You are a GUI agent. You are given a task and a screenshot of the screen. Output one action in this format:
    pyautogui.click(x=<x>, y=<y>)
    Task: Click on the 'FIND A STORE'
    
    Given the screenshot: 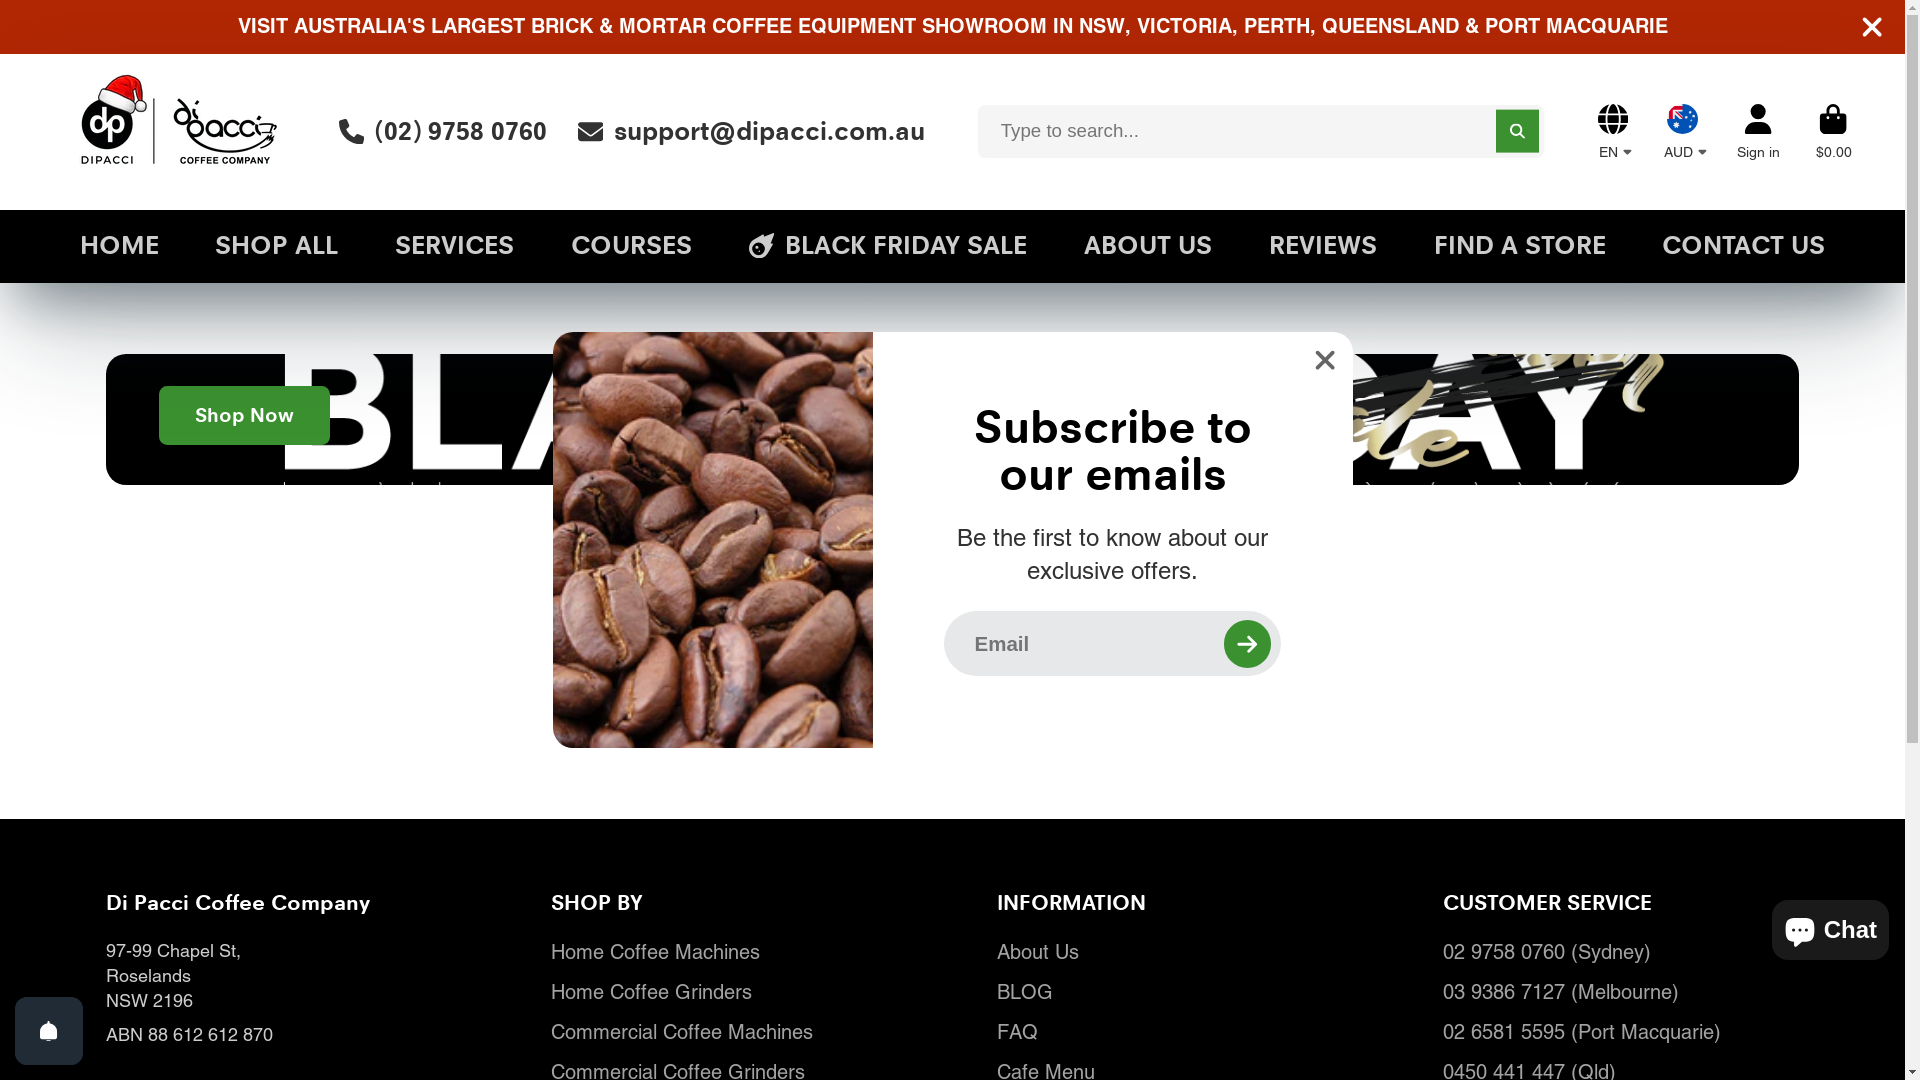 What is the action you would take?
    pyautogui.click(x=1520, y=244)
    